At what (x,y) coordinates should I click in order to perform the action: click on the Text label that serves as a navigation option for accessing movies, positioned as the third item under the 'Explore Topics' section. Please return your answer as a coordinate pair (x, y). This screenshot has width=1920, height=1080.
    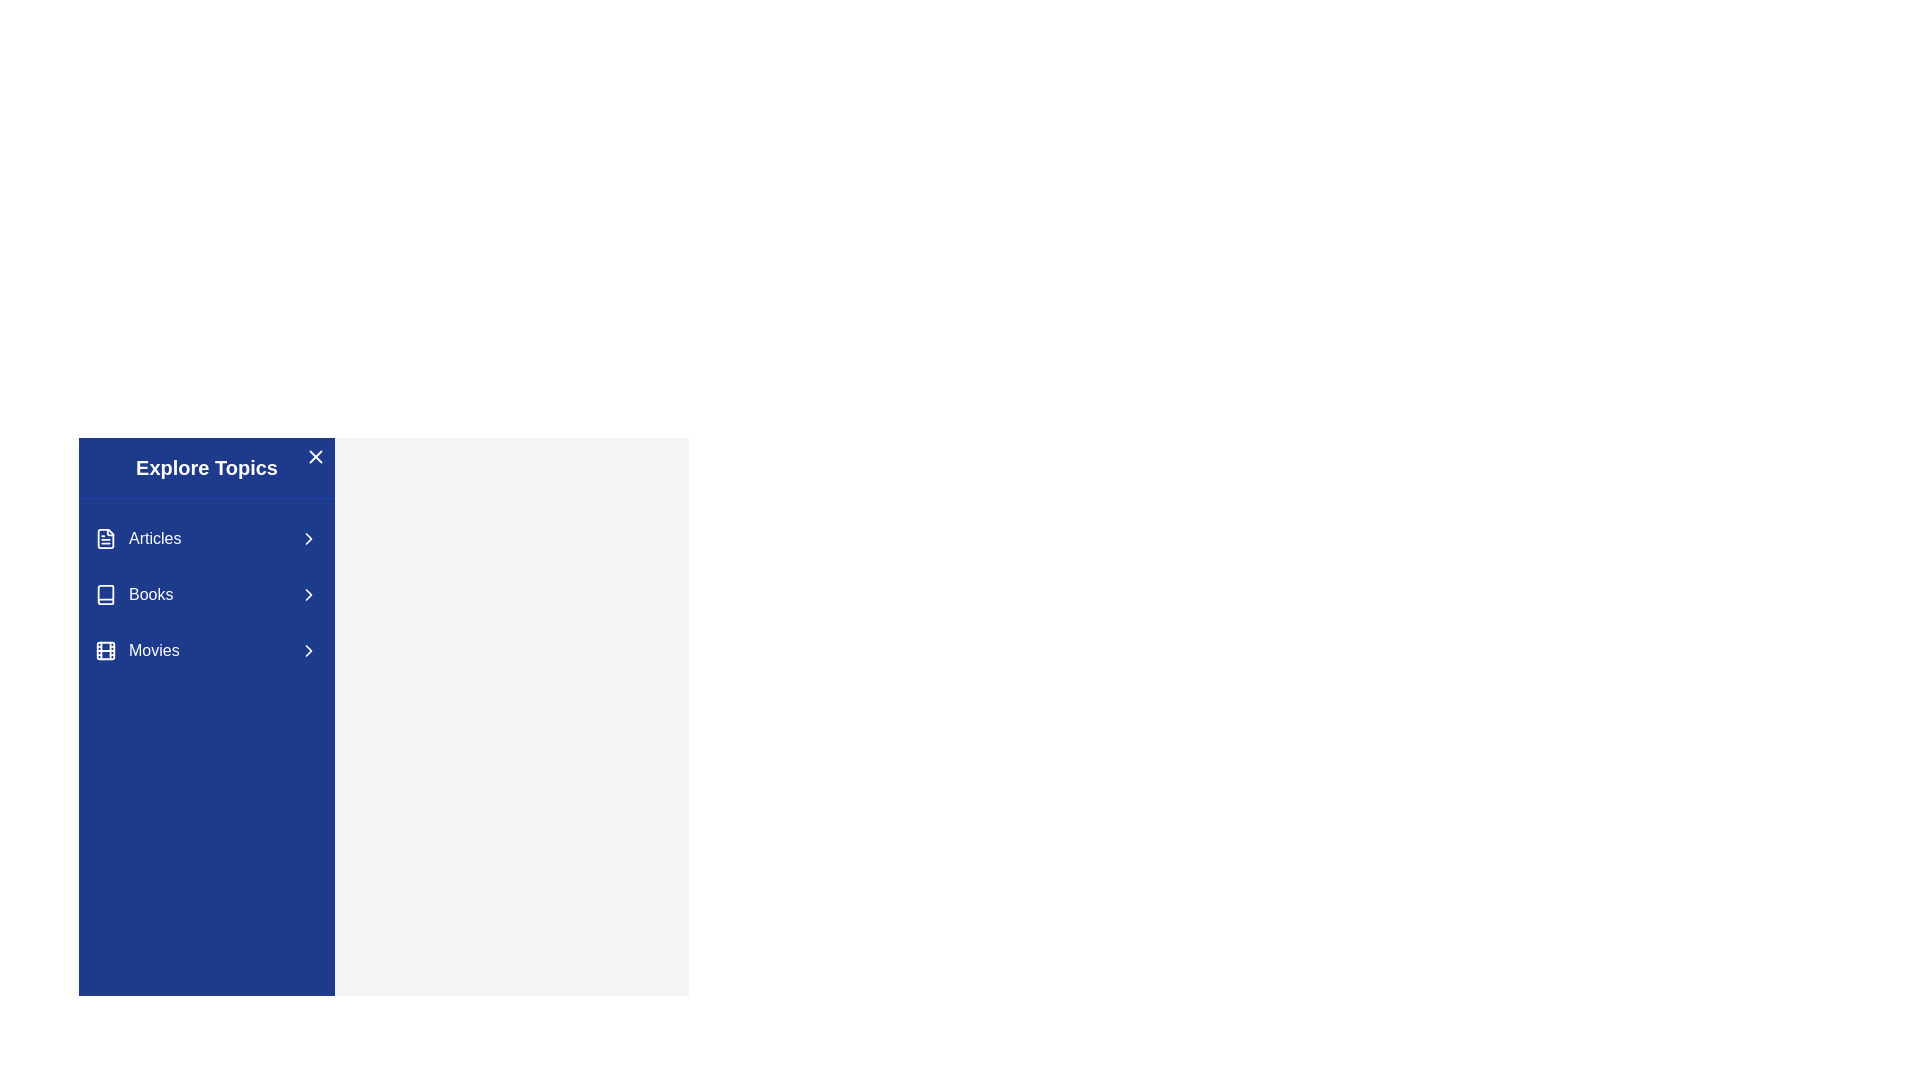
    Looking at the image, I should click on (153, 651).